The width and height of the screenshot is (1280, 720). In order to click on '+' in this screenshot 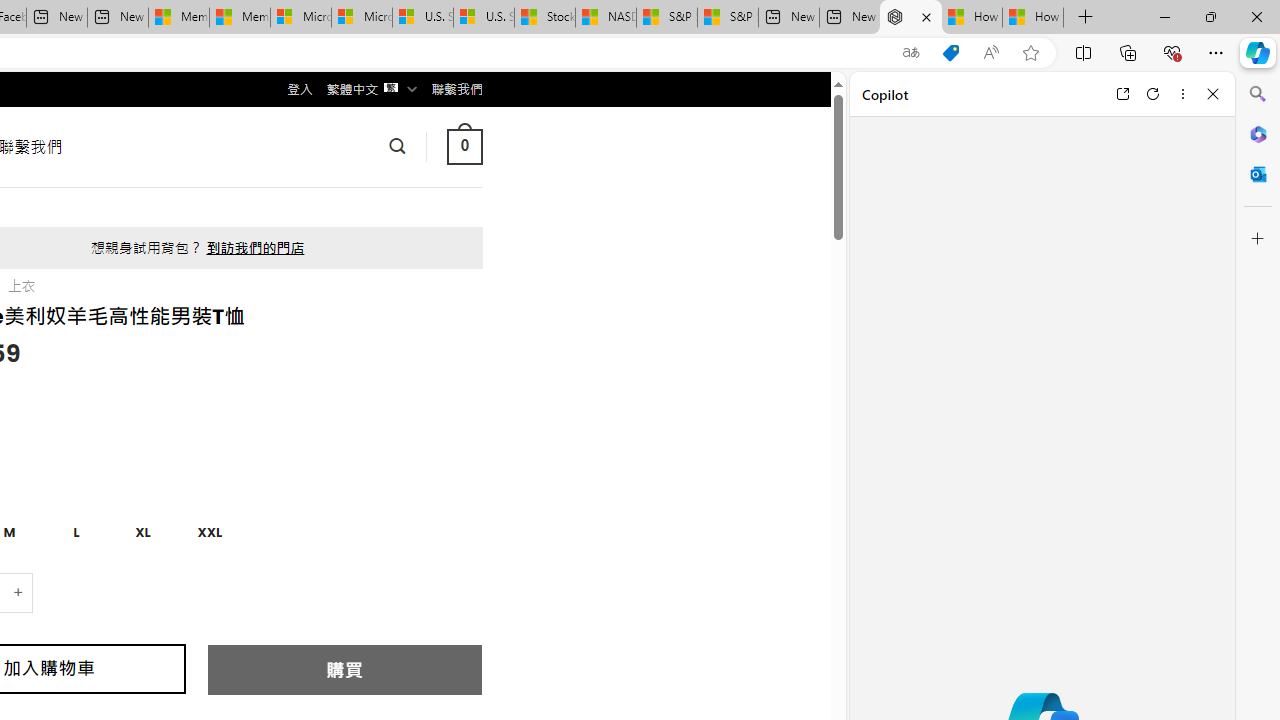, I will do `click(19, 591)`.